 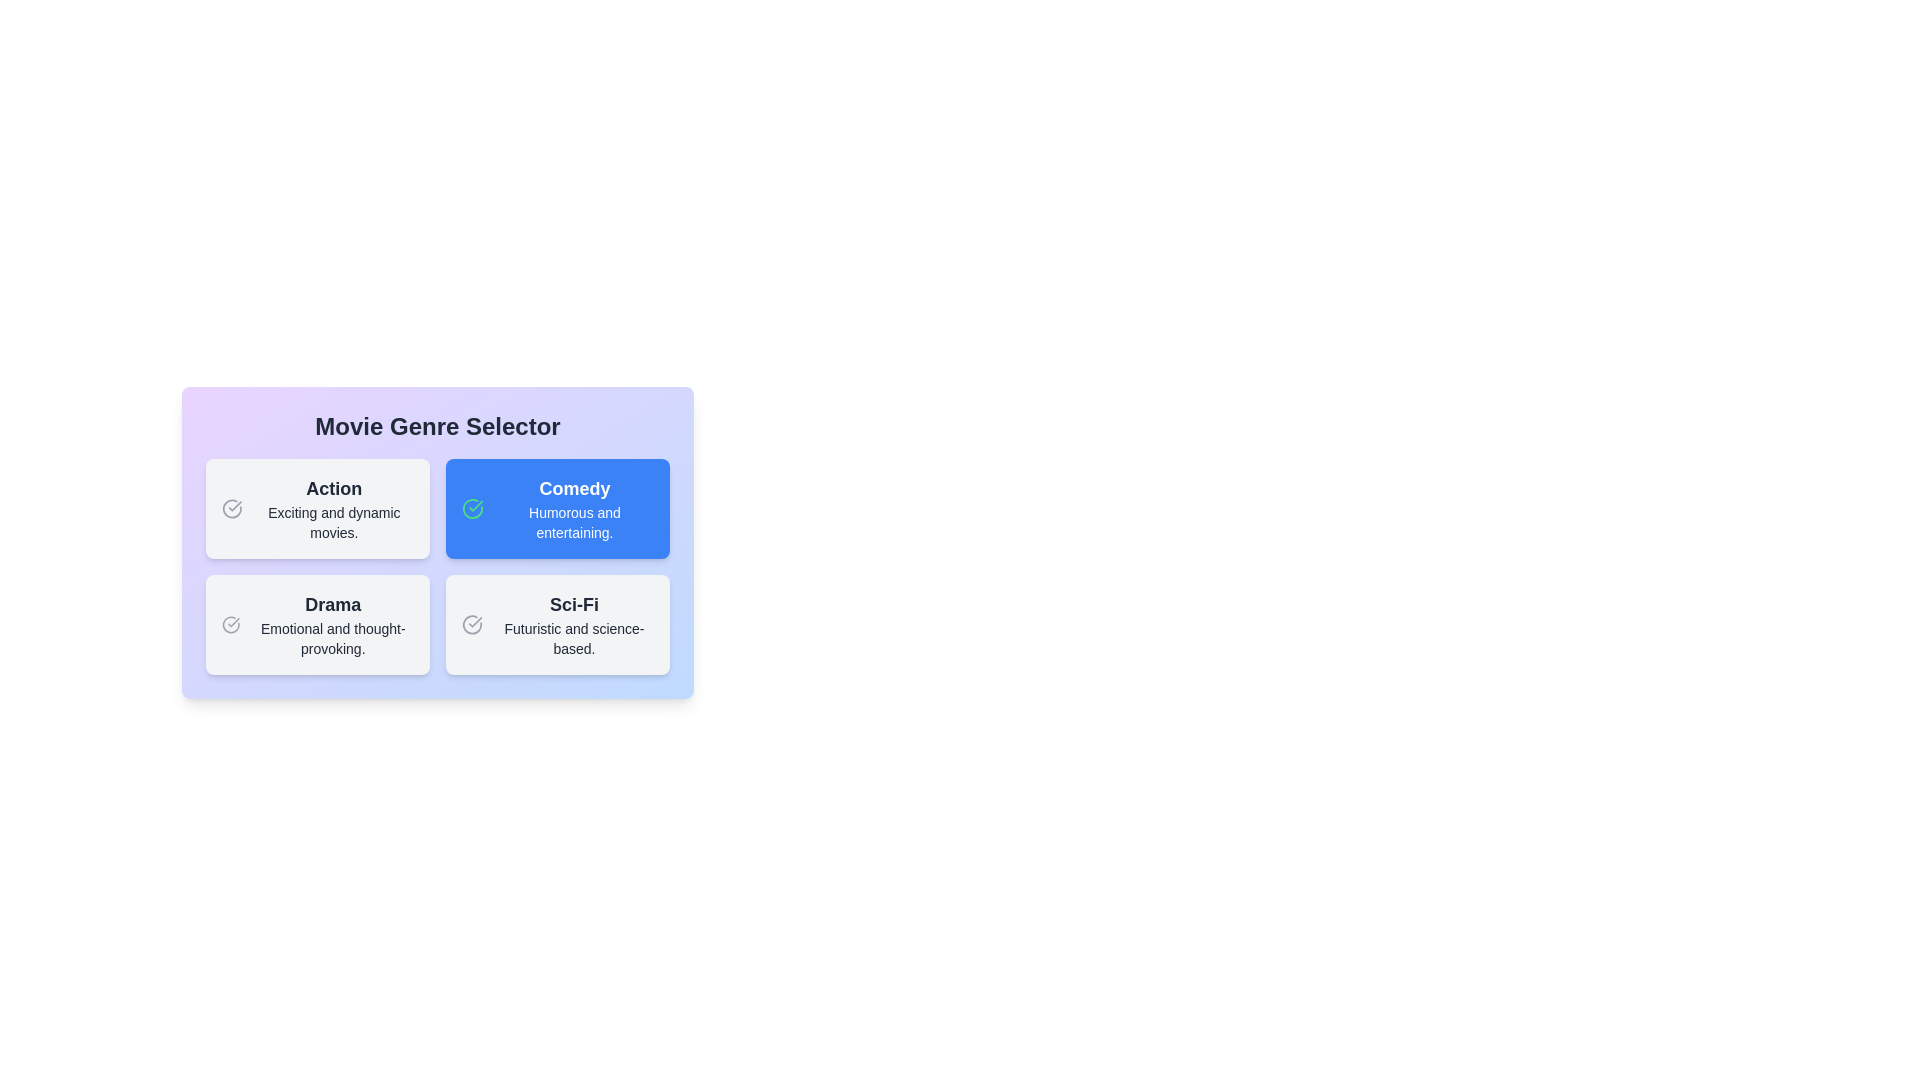 What do you see at coordinates (557, 508) in the screenshot?
I see `the description of the genre Comedy and read its text` at bounding box center [557, 508].